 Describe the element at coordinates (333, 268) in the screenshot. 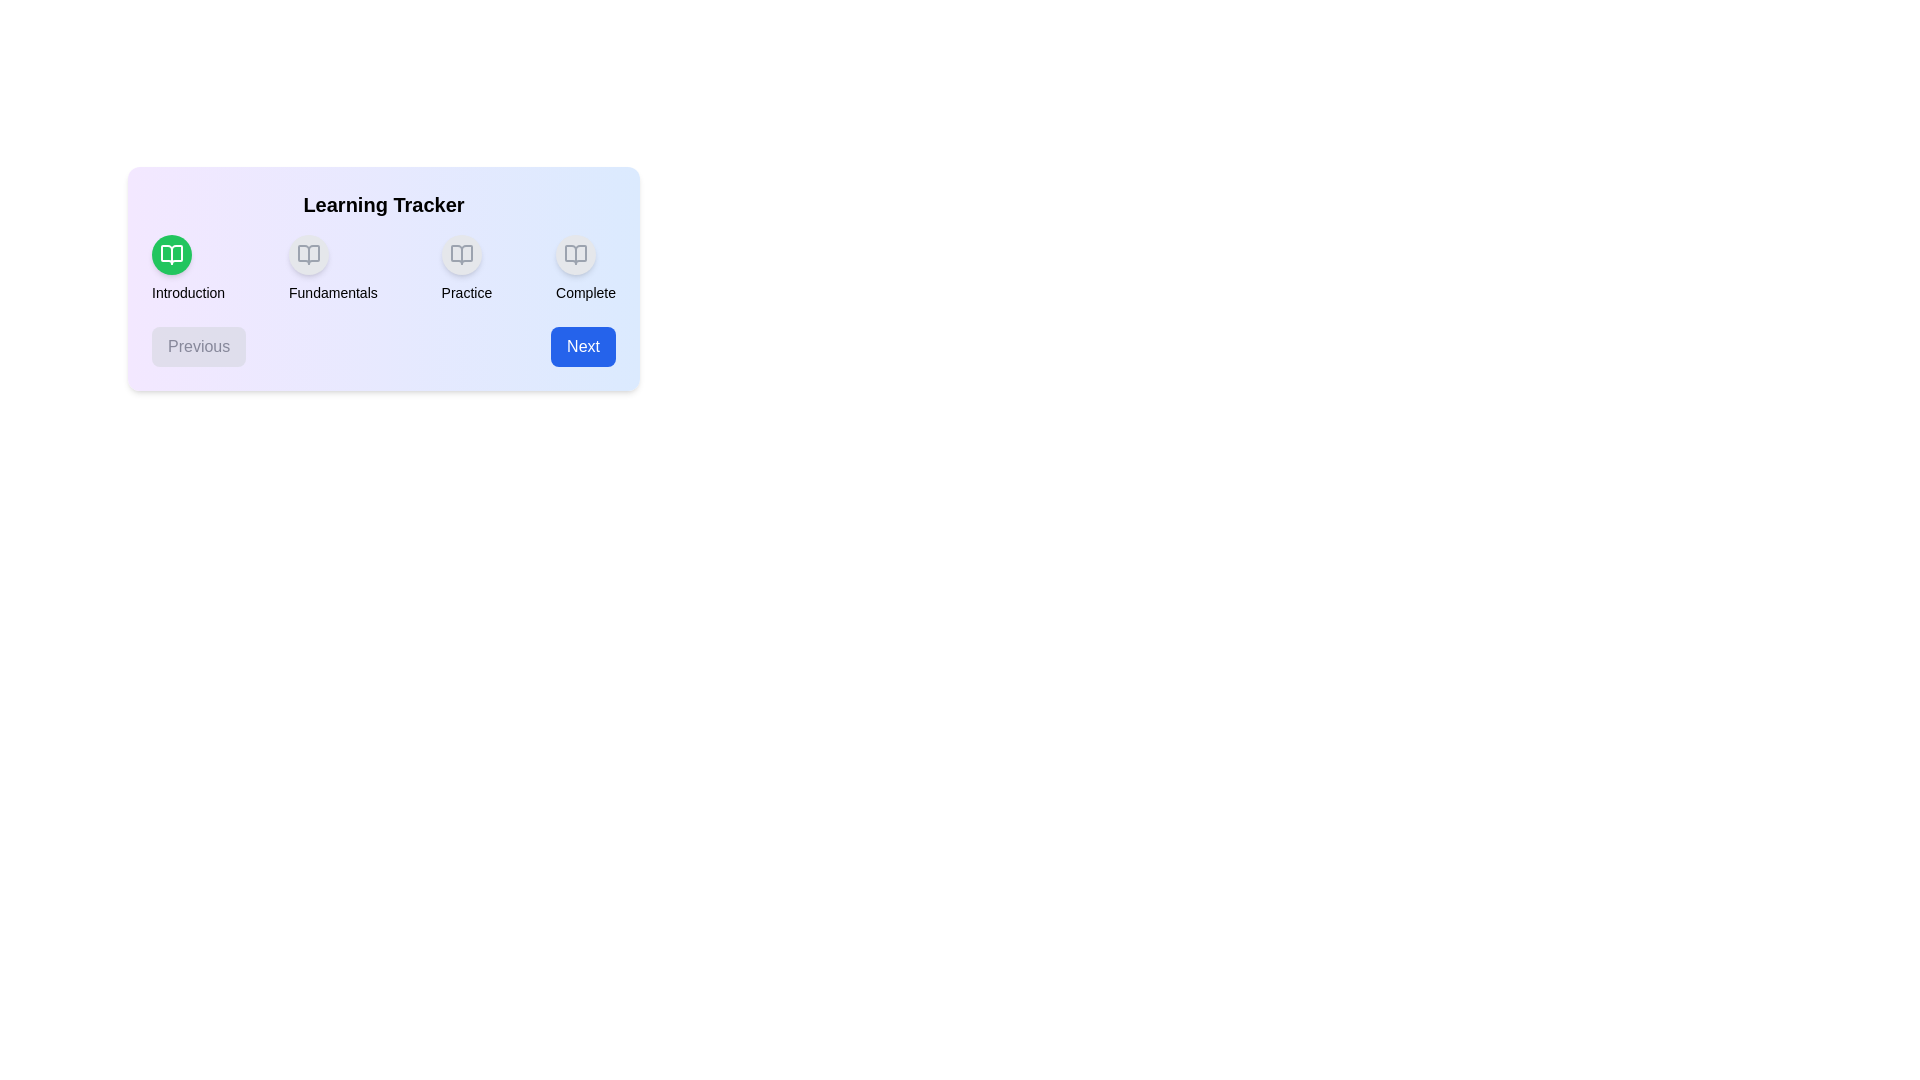

I see `the 'Fundamentals' stage in the Learning Tracker` at that location.